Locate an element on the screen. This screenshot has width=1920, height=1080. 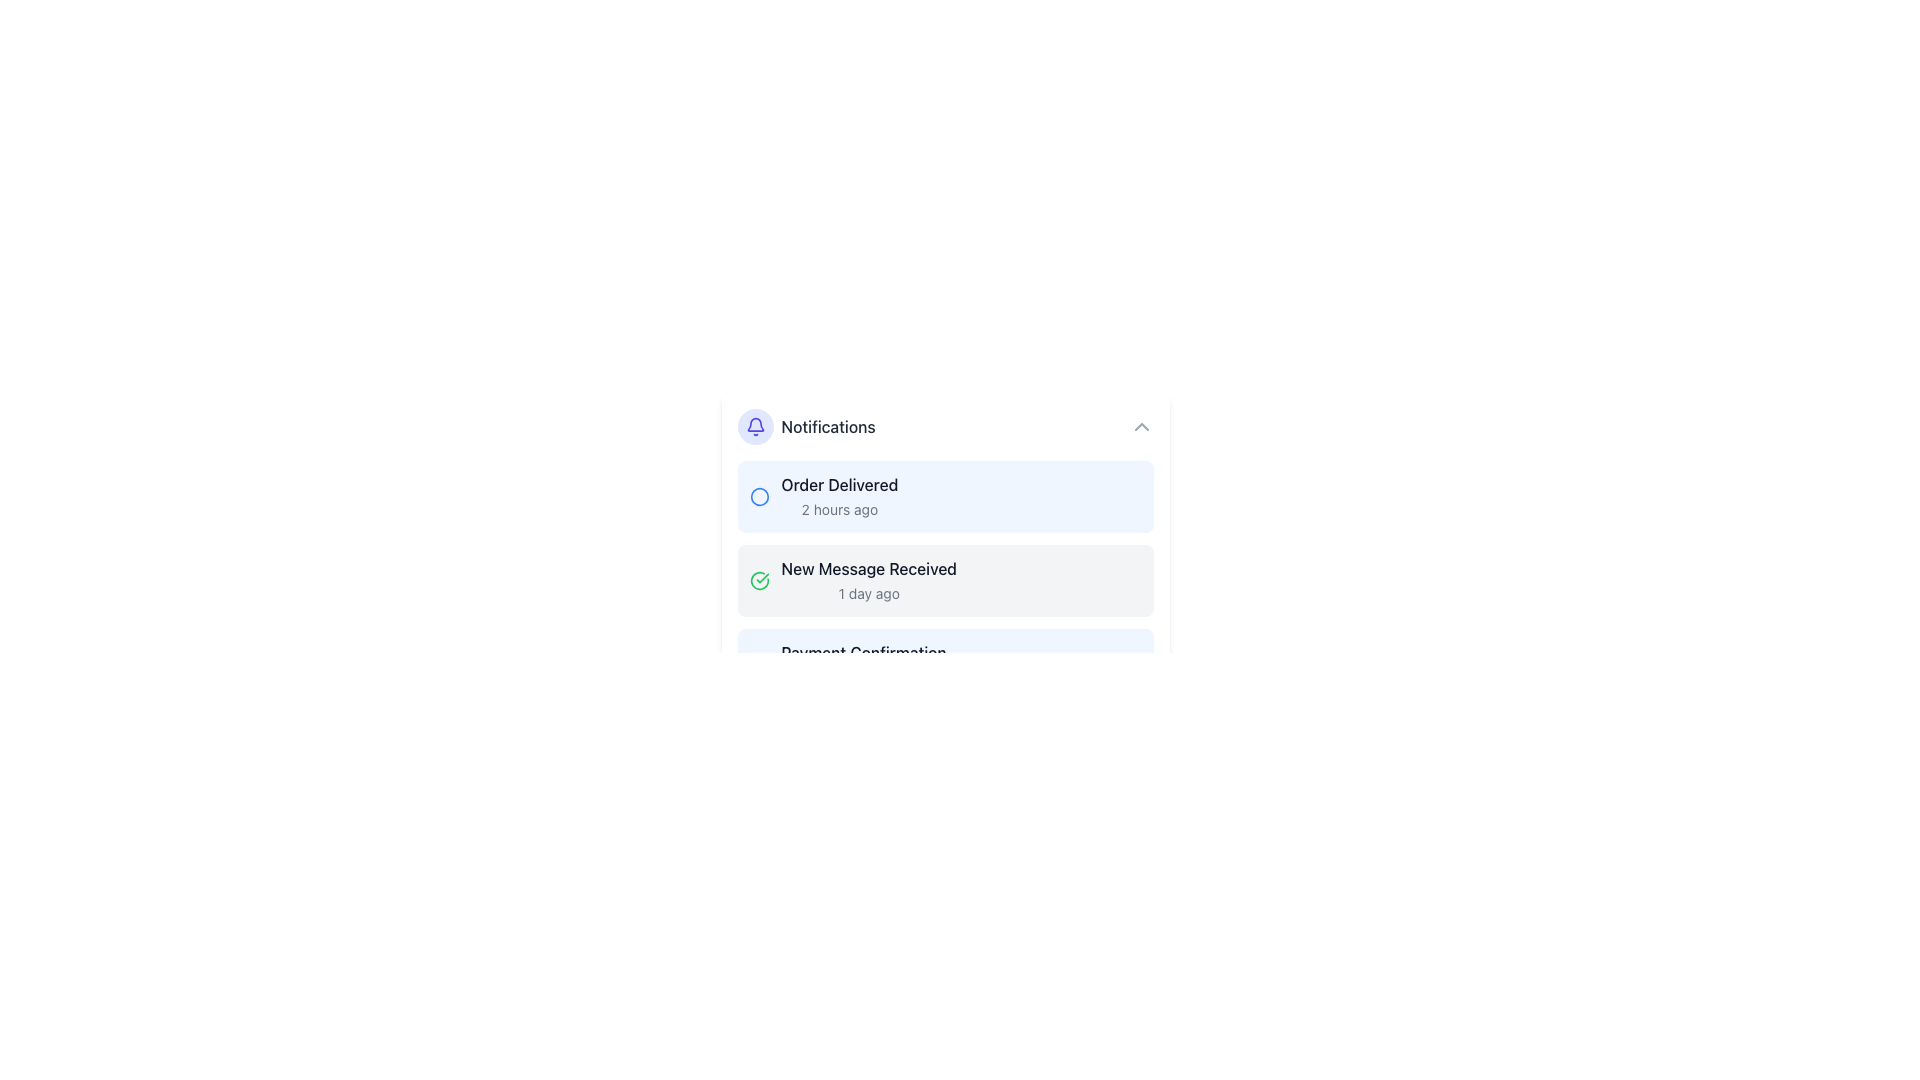
the 'Payment Confirmation' text label, which is bold and dark gray, located within the third notification card above the smaller text '3 days ago' is located at coordinates (864, 652).